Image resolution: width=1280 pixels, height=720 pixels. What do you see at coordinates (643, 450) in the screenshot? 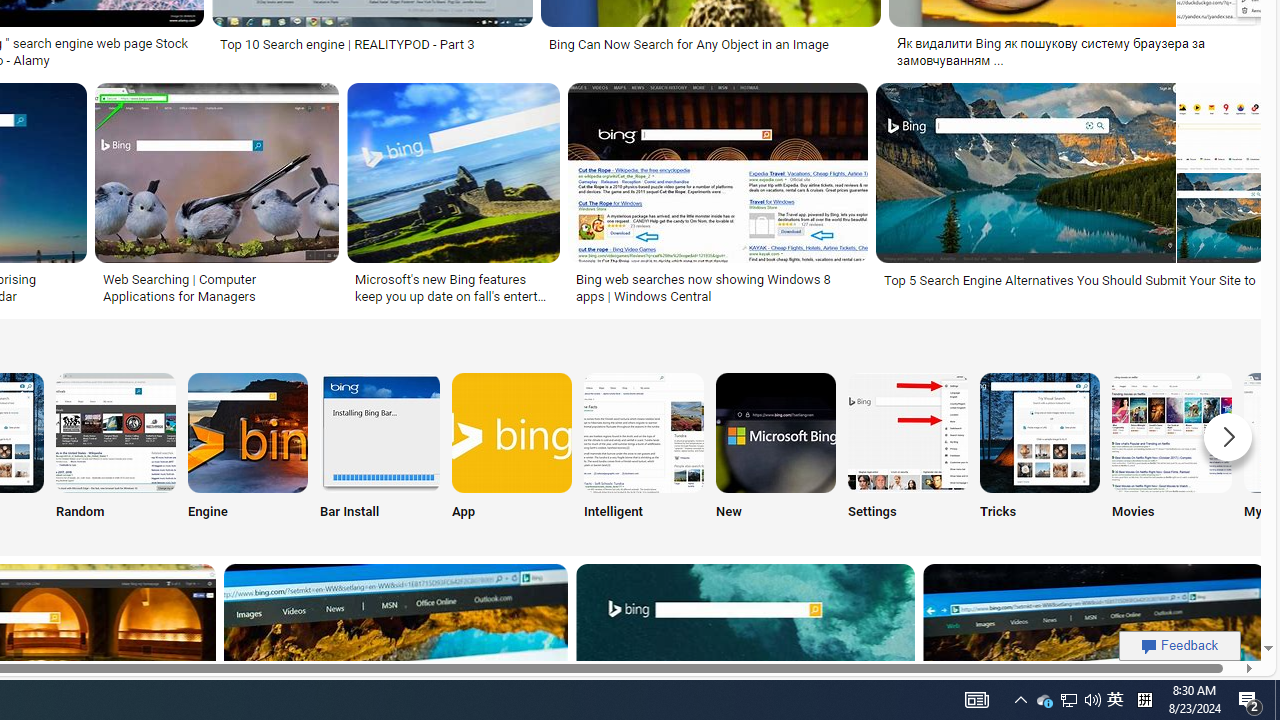
I see `'Intelligent'` at bounding box center [643, 450].